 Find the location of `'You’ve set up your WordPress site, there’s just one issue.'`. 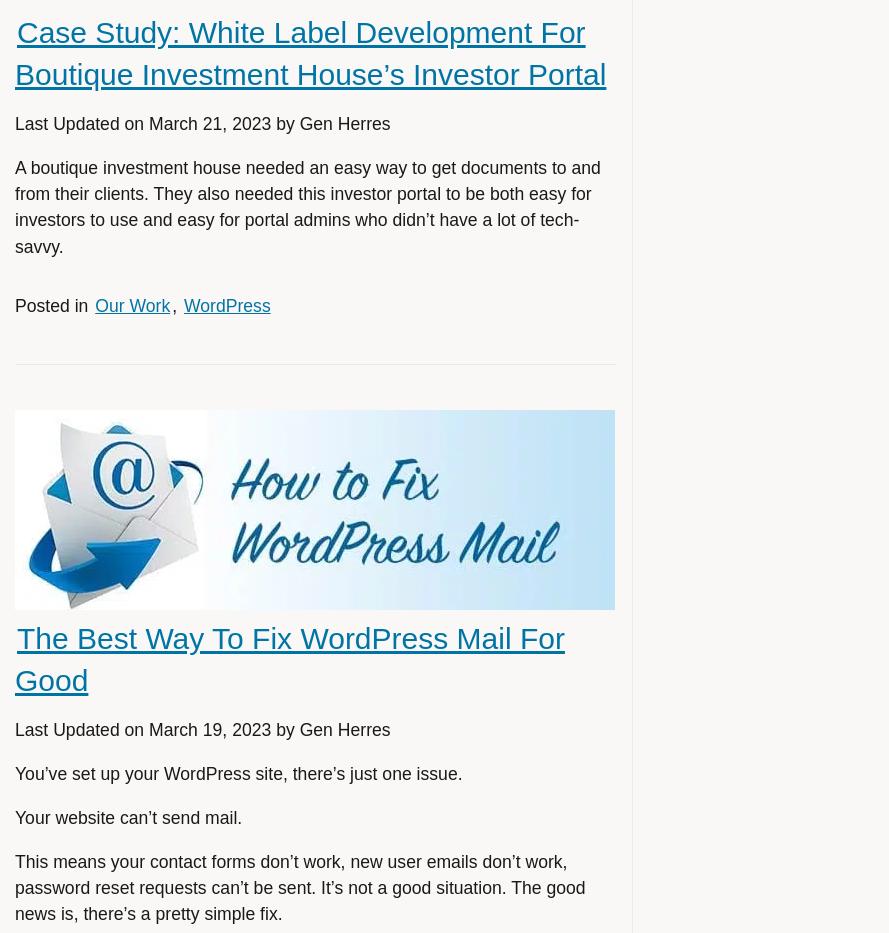

'You’ve set up your WordPress site, there’s just one issue.' is located at coordinates (237, 771).